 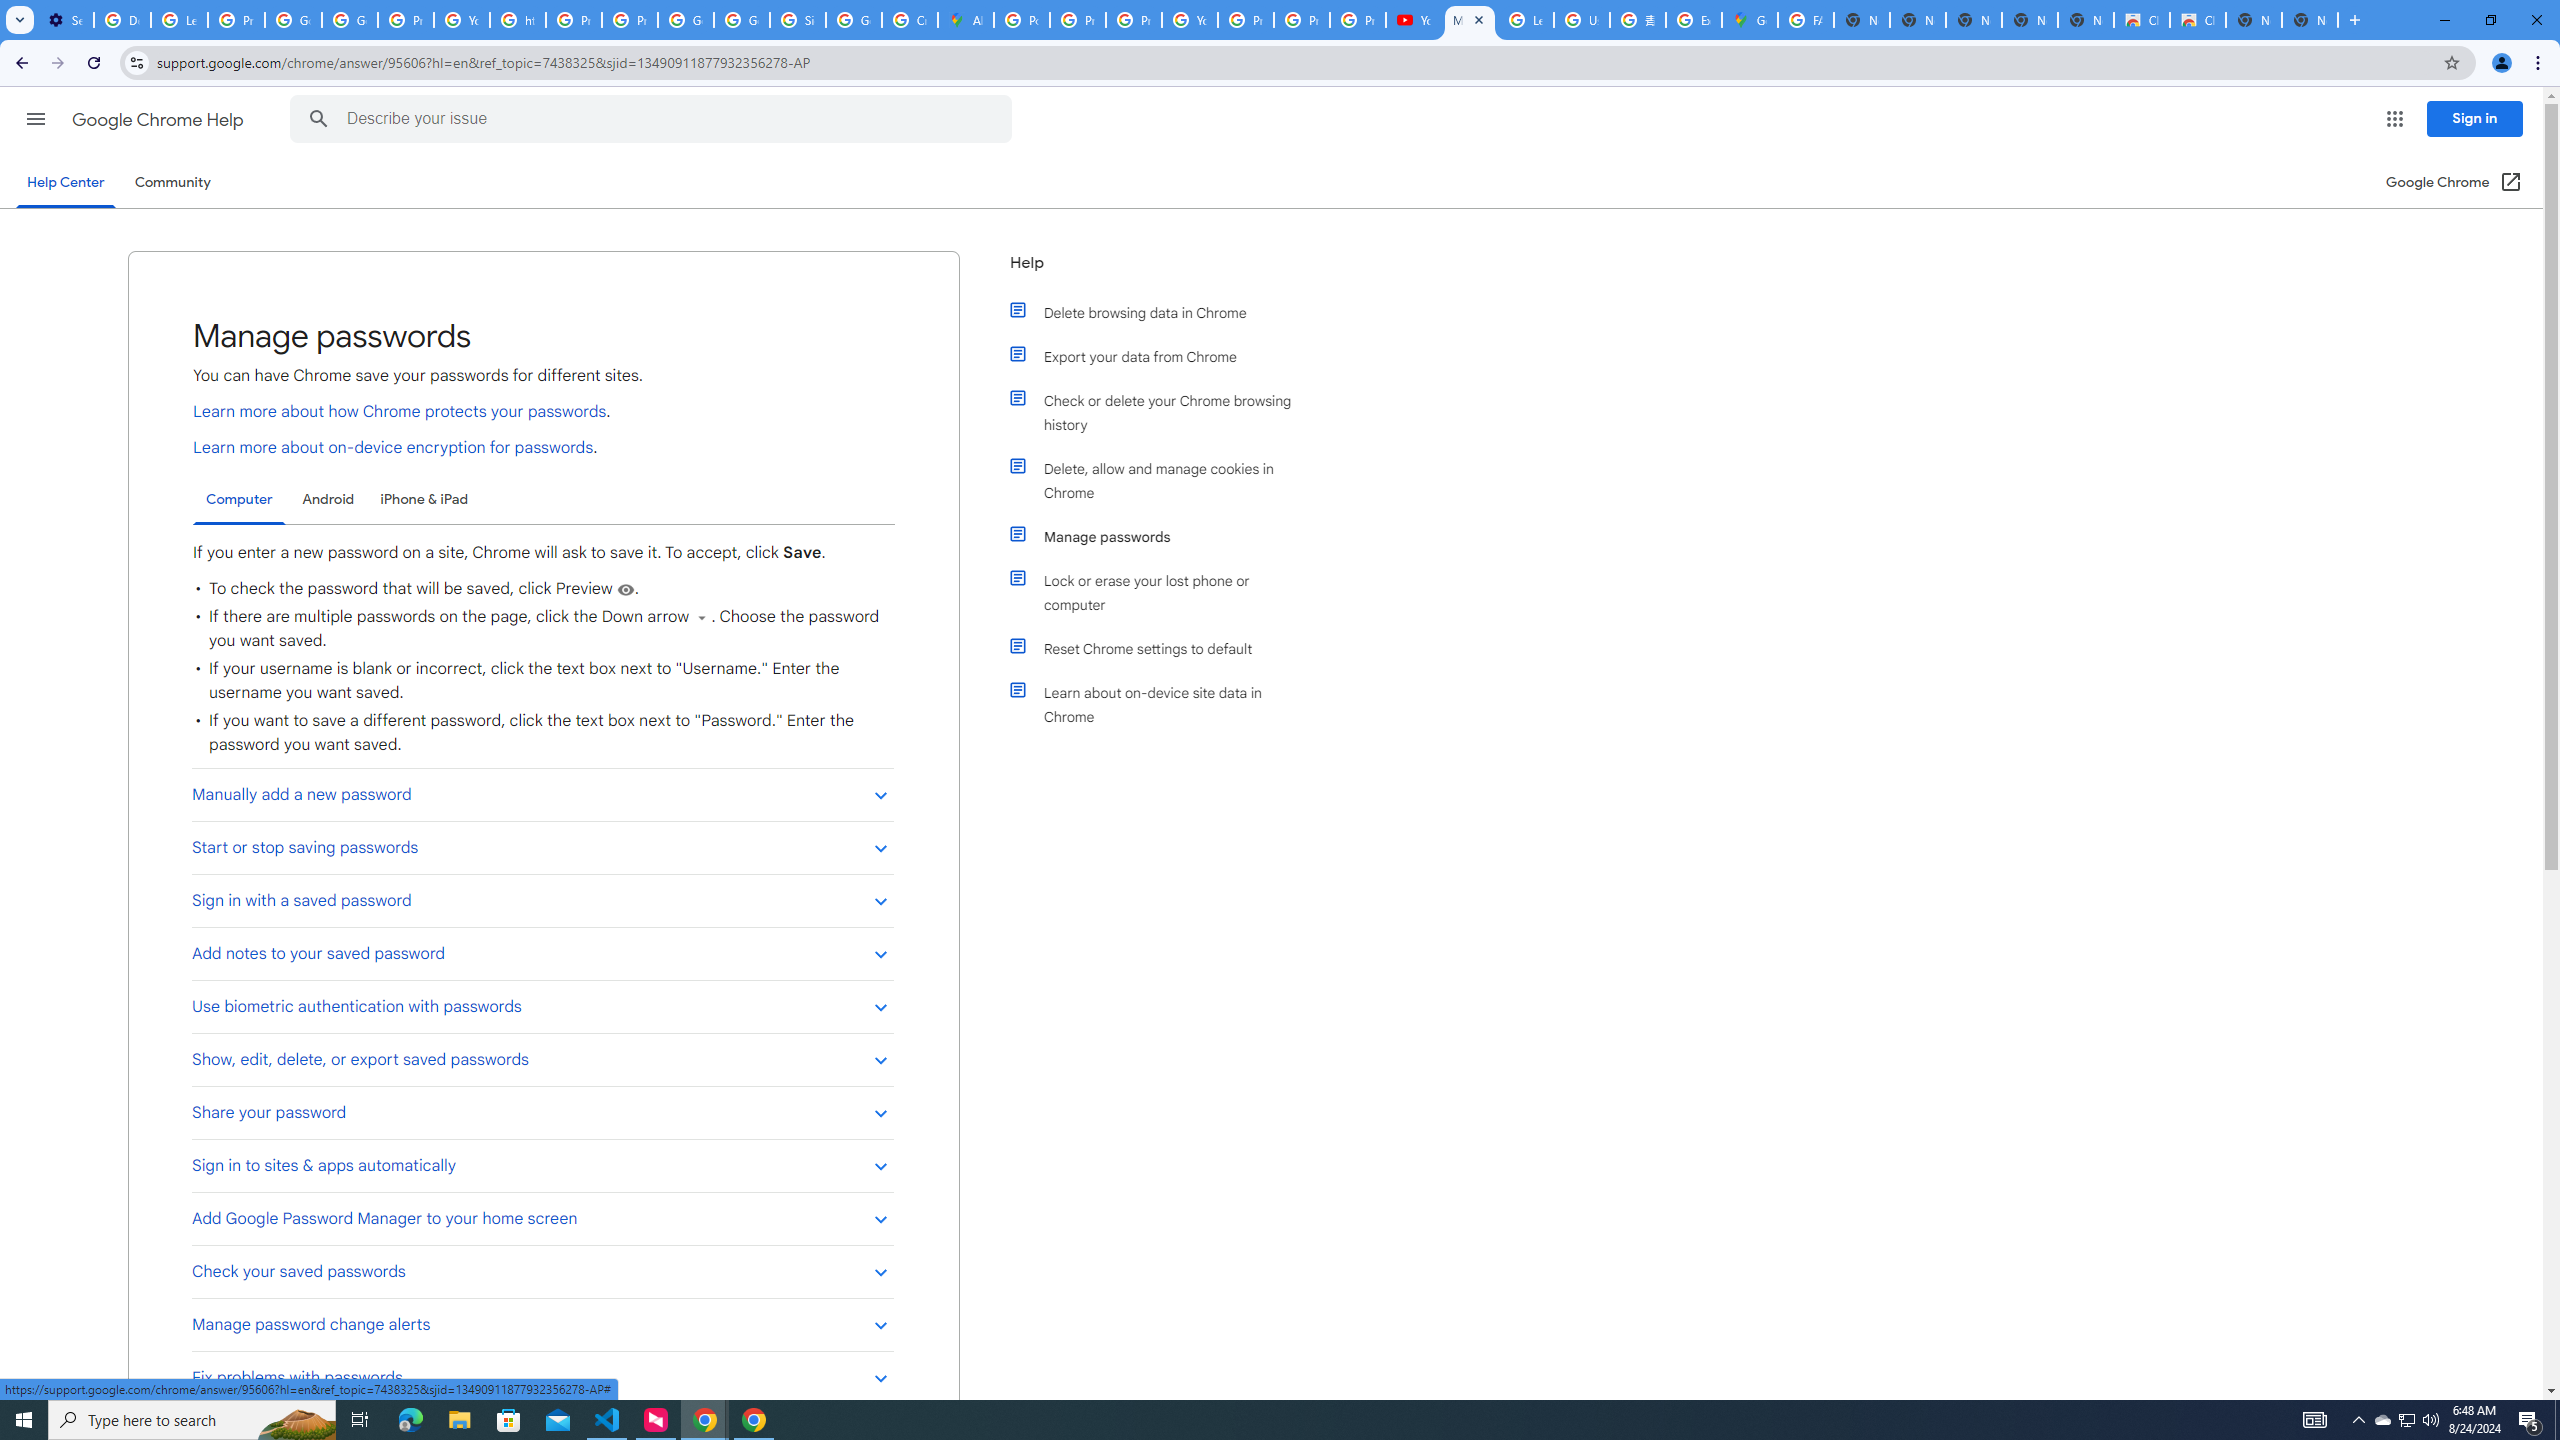 What do you see at coordinates (796, 19) in the screenshot?
I see `'Sign in - Google Accounts'` at bounding box center [796, 19].